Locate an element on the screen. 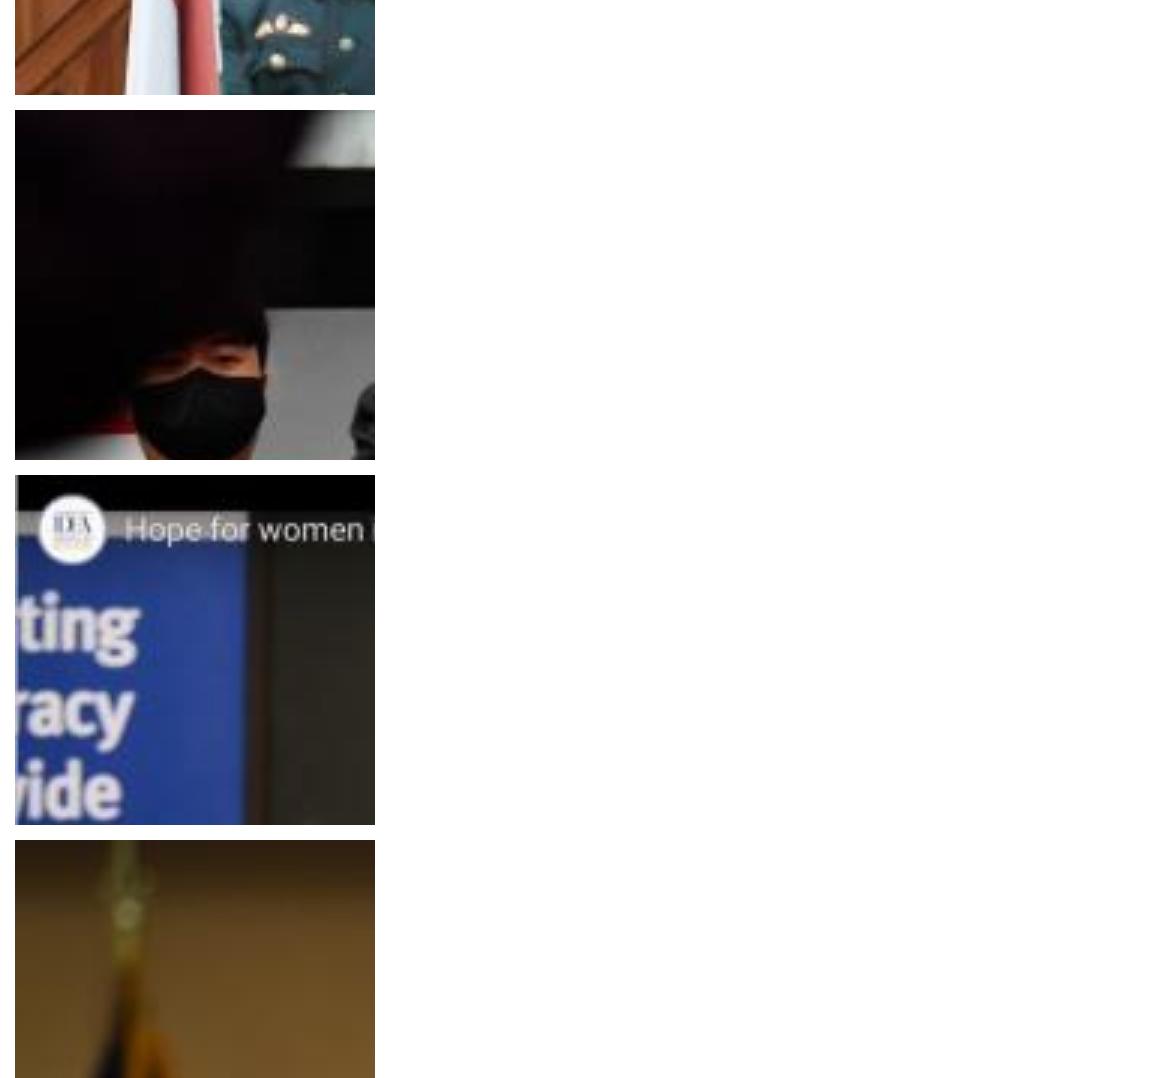  'CBC' is located at coordinates (34, 154).